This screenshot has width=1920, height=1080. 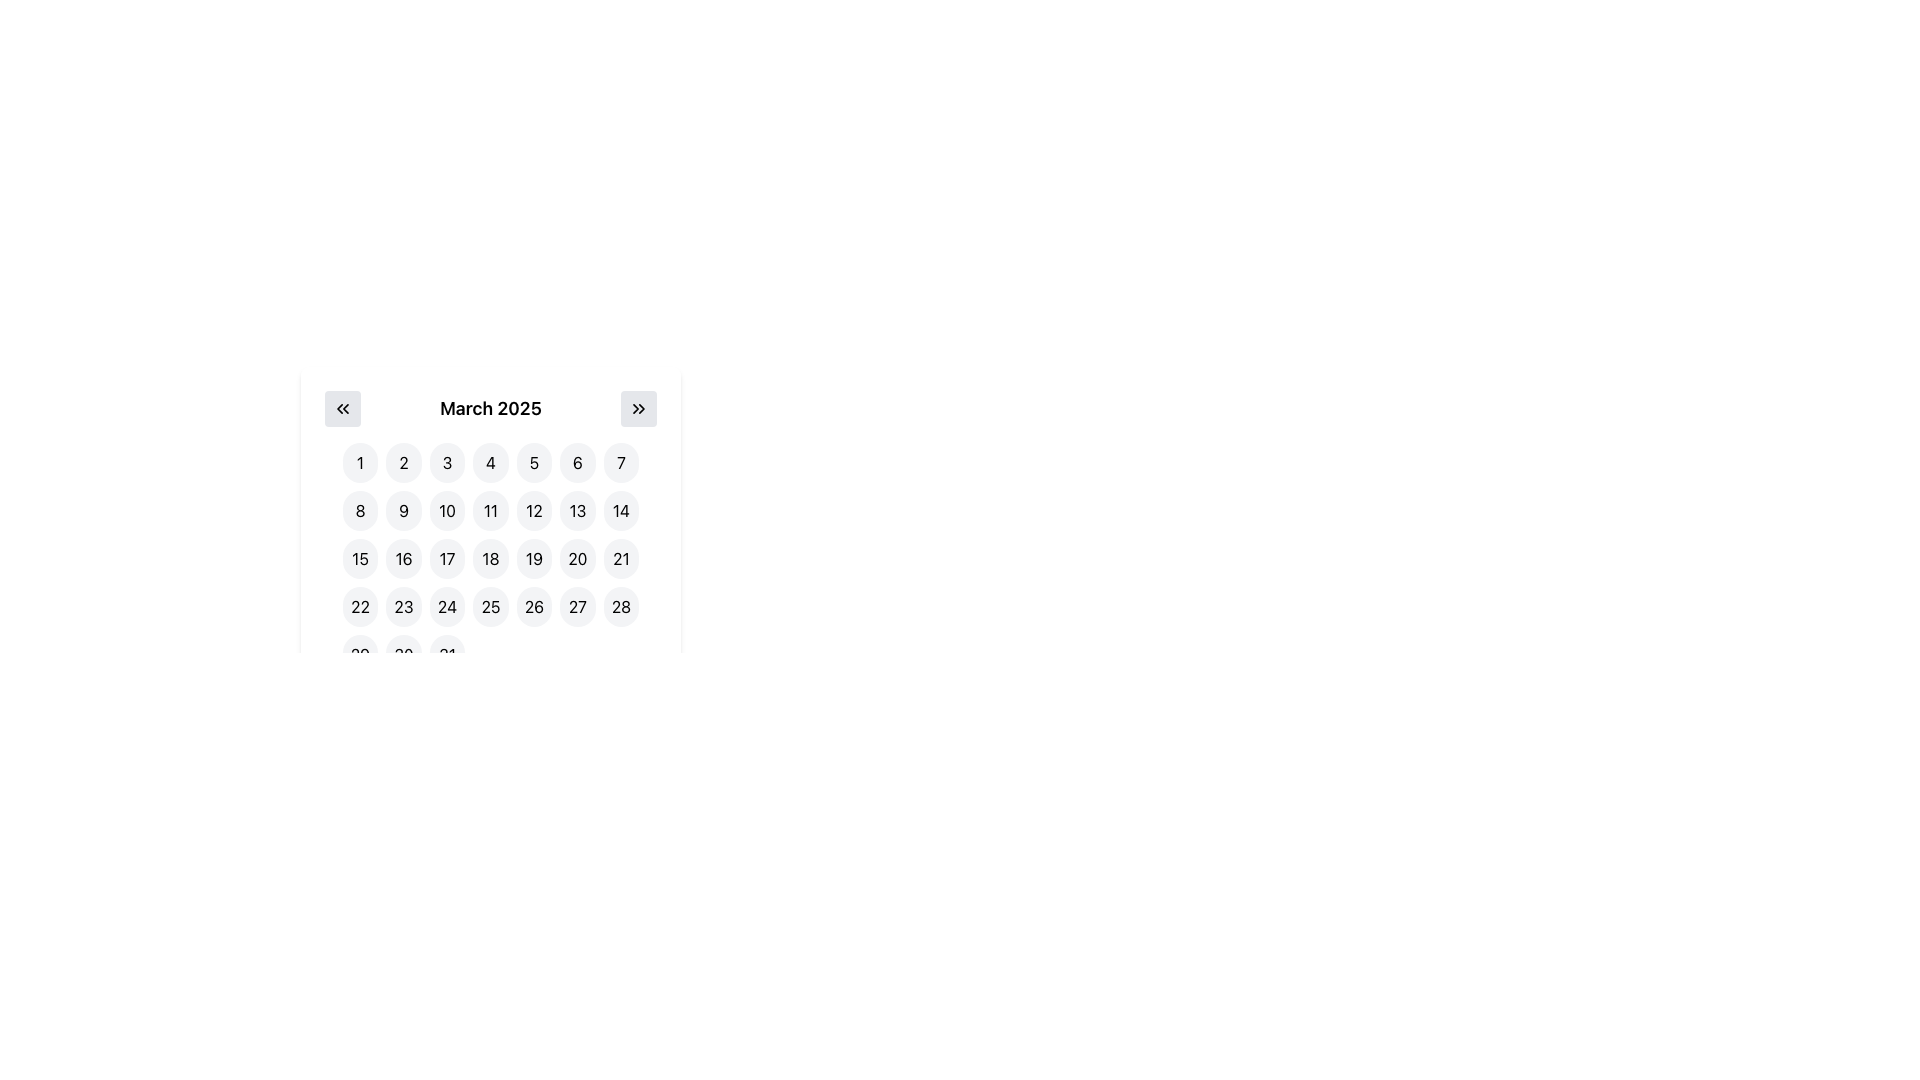 What do you see at coordinates (576, 559) in the screenshot?
I see `the circular button displaying '20' in black, located in the third row and sixth column of the calendar under 'March 2025'` at bounding box center [576, 559].